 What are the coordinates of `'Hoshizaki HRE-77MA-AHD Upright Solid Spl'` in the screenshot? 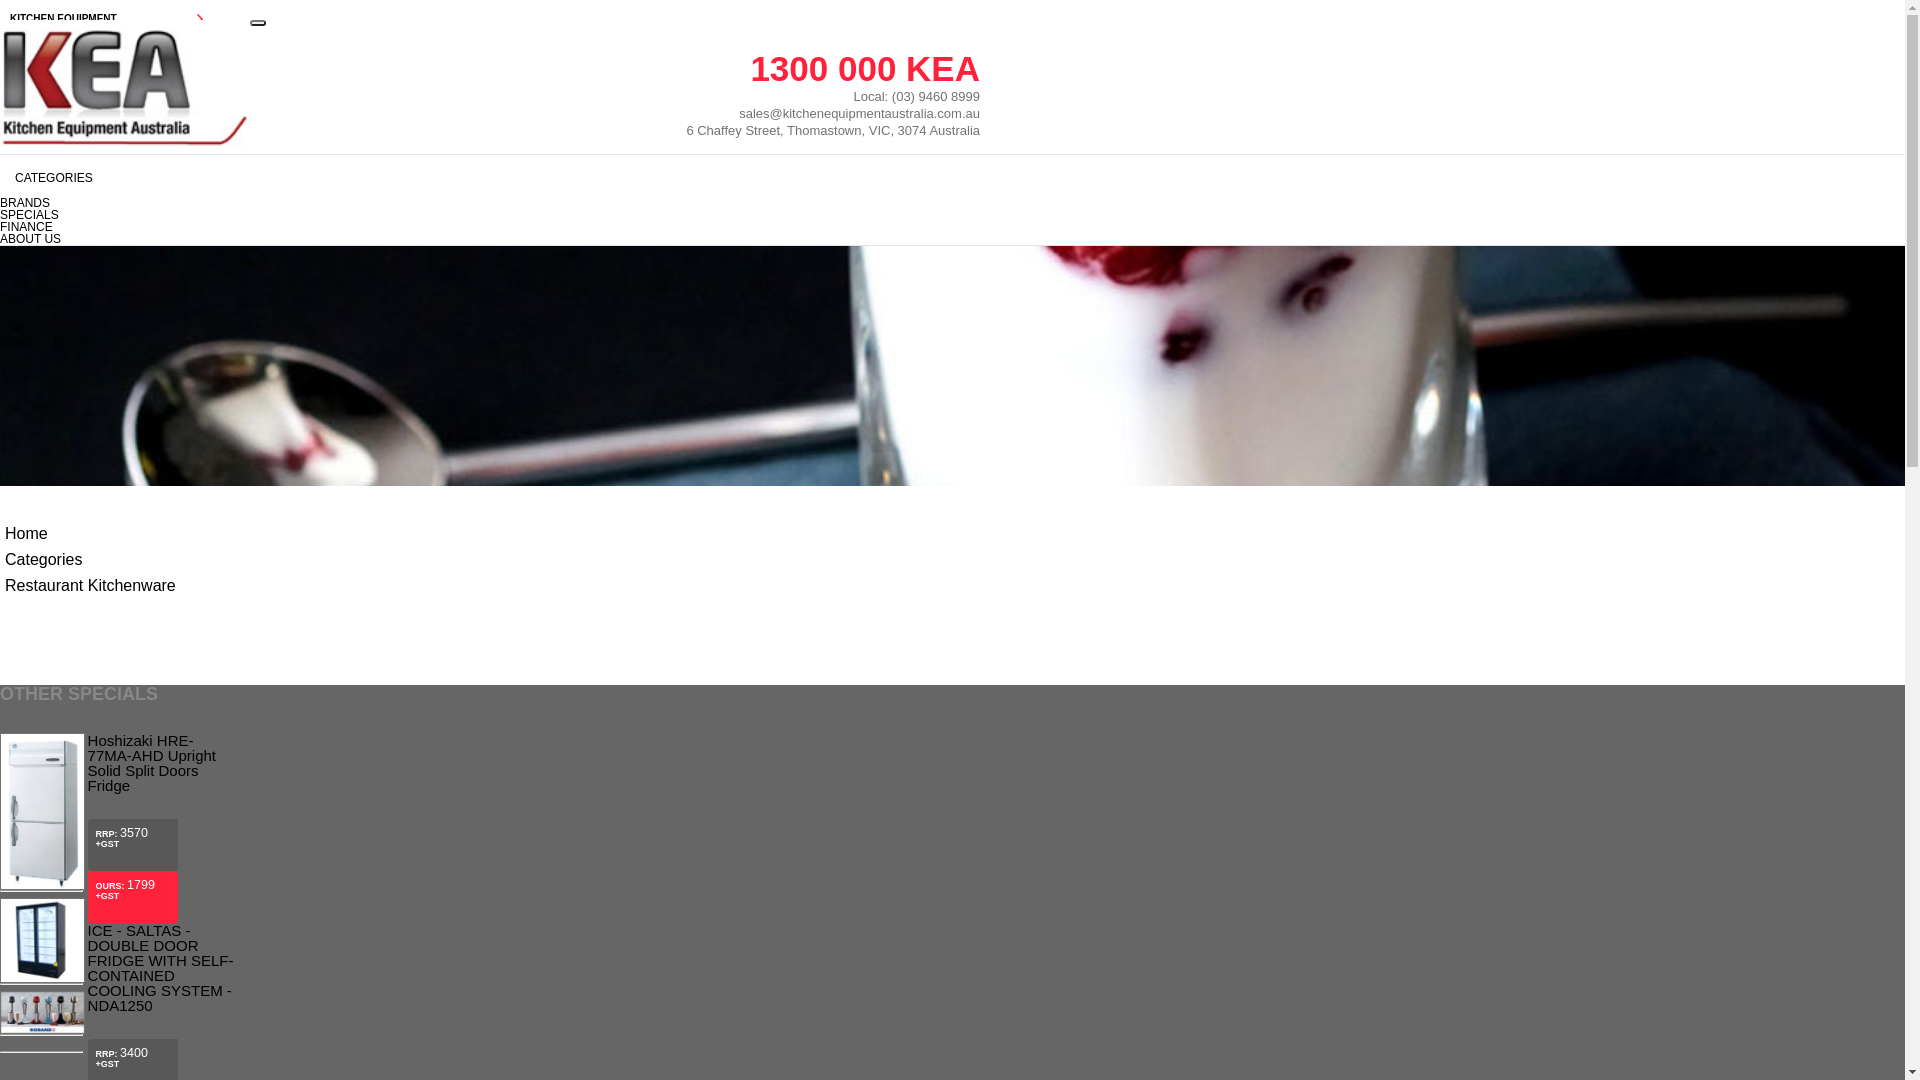 It's located at (0, 885).